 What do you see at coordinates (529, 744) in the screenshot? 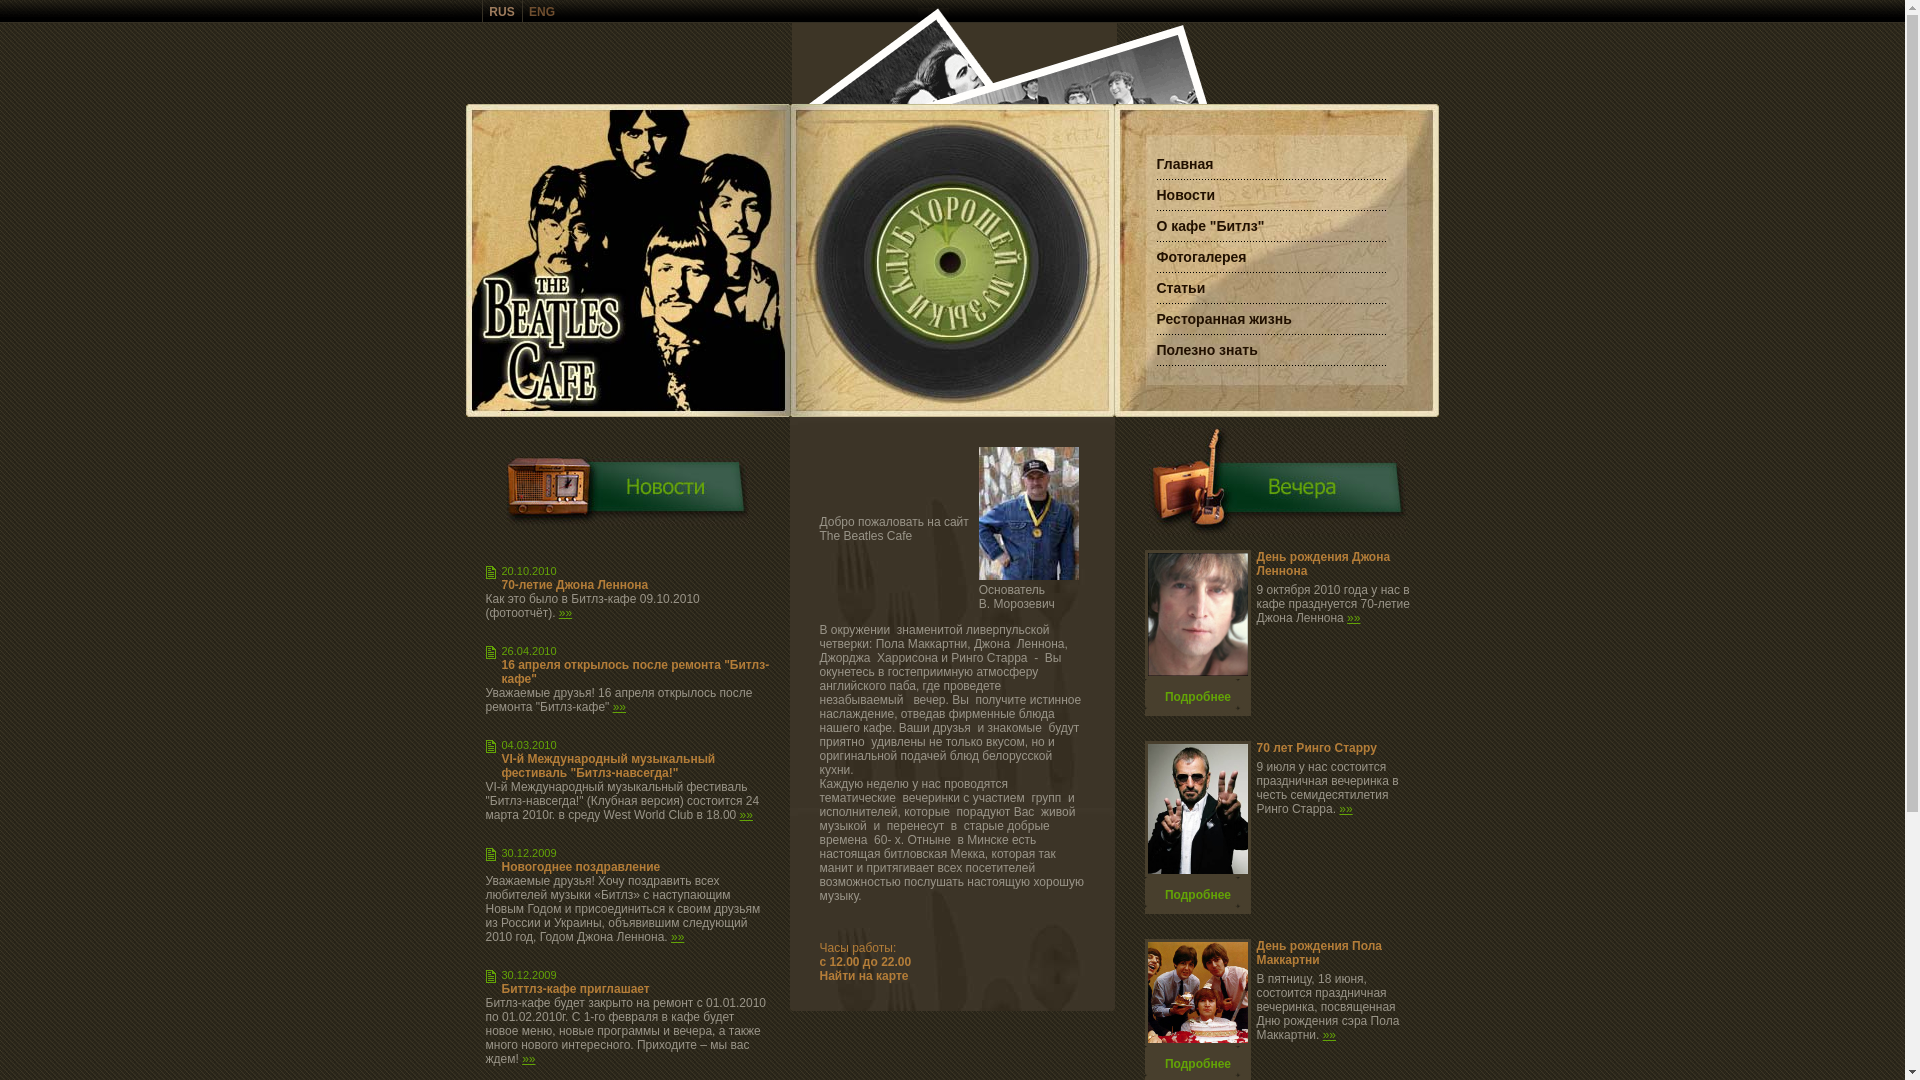
I see `'04.03.2010'` at bounding box center [529, 744].